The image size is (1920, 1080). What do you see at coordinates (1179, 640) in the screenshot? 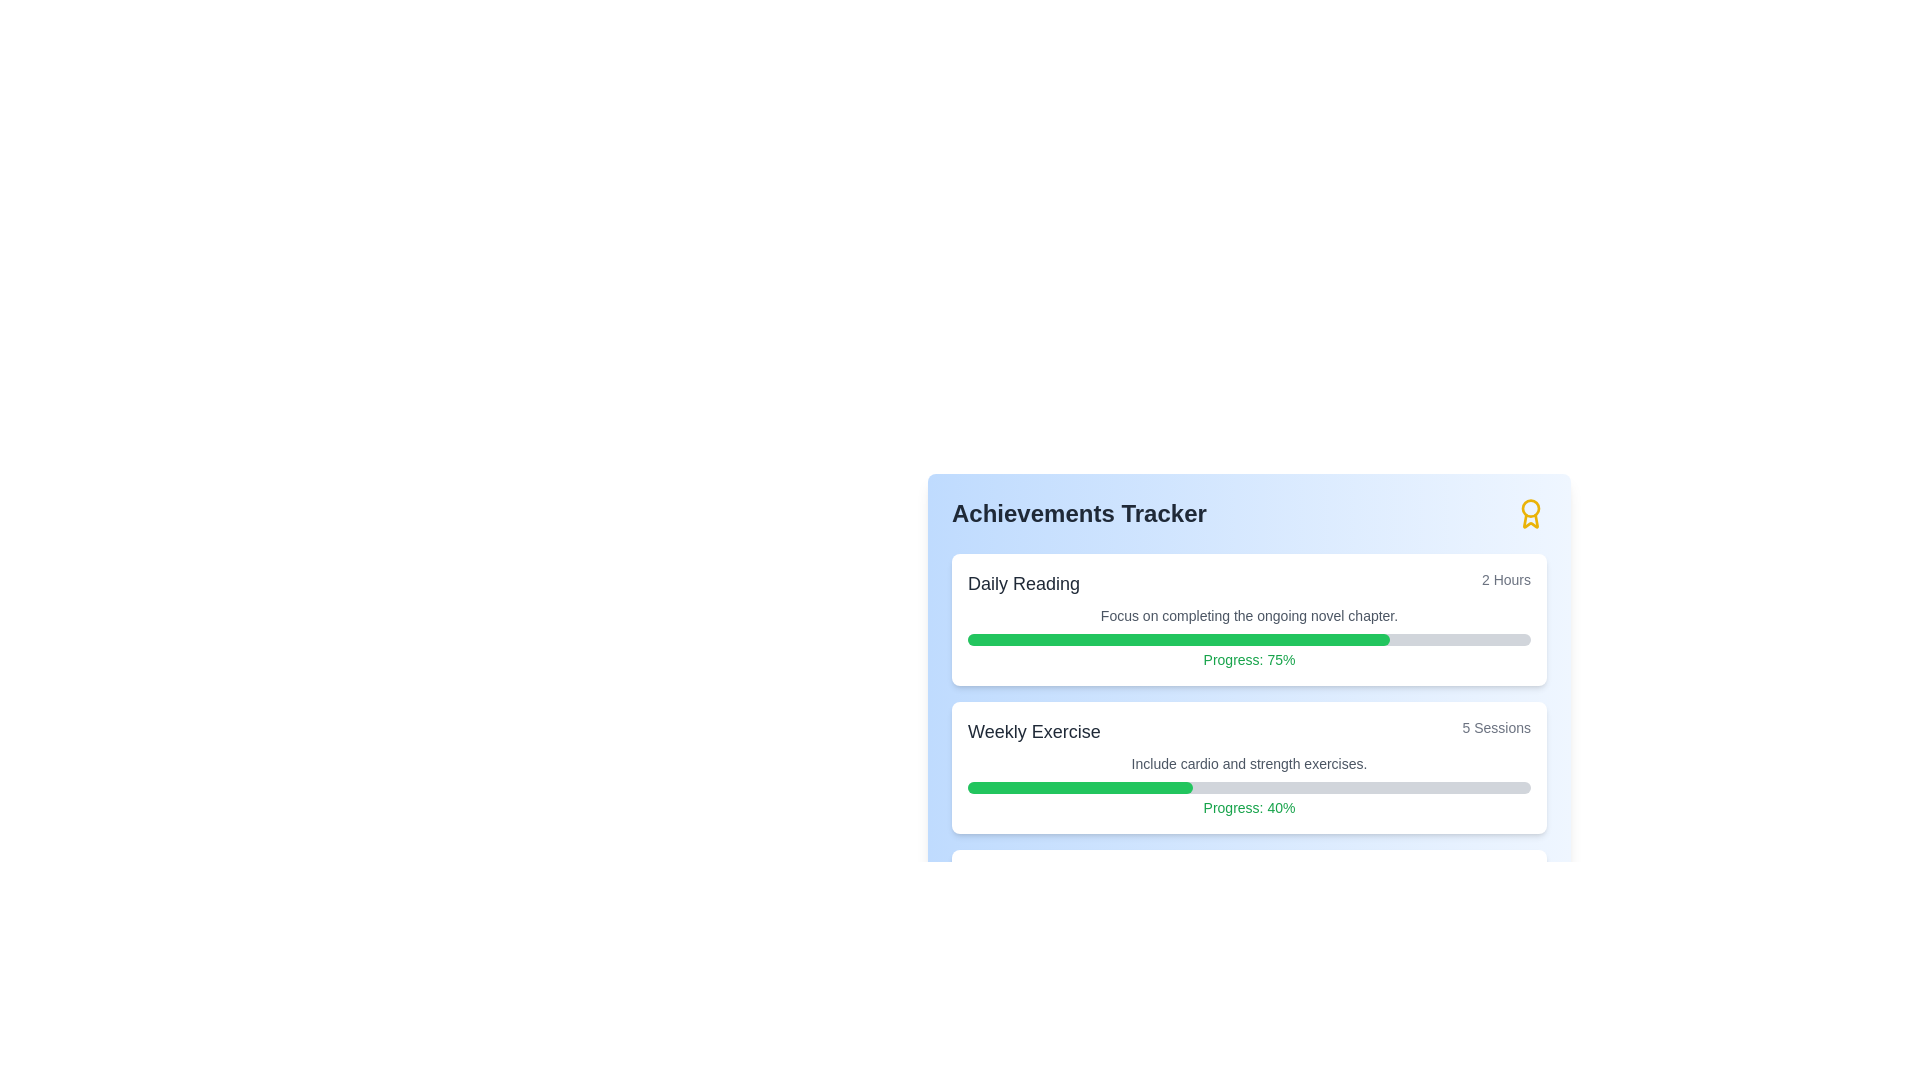
I see `the green progress bar within the 'Daily Reading' card of the 'Achievements Tracker' section` at bounding box center [1179, 640].